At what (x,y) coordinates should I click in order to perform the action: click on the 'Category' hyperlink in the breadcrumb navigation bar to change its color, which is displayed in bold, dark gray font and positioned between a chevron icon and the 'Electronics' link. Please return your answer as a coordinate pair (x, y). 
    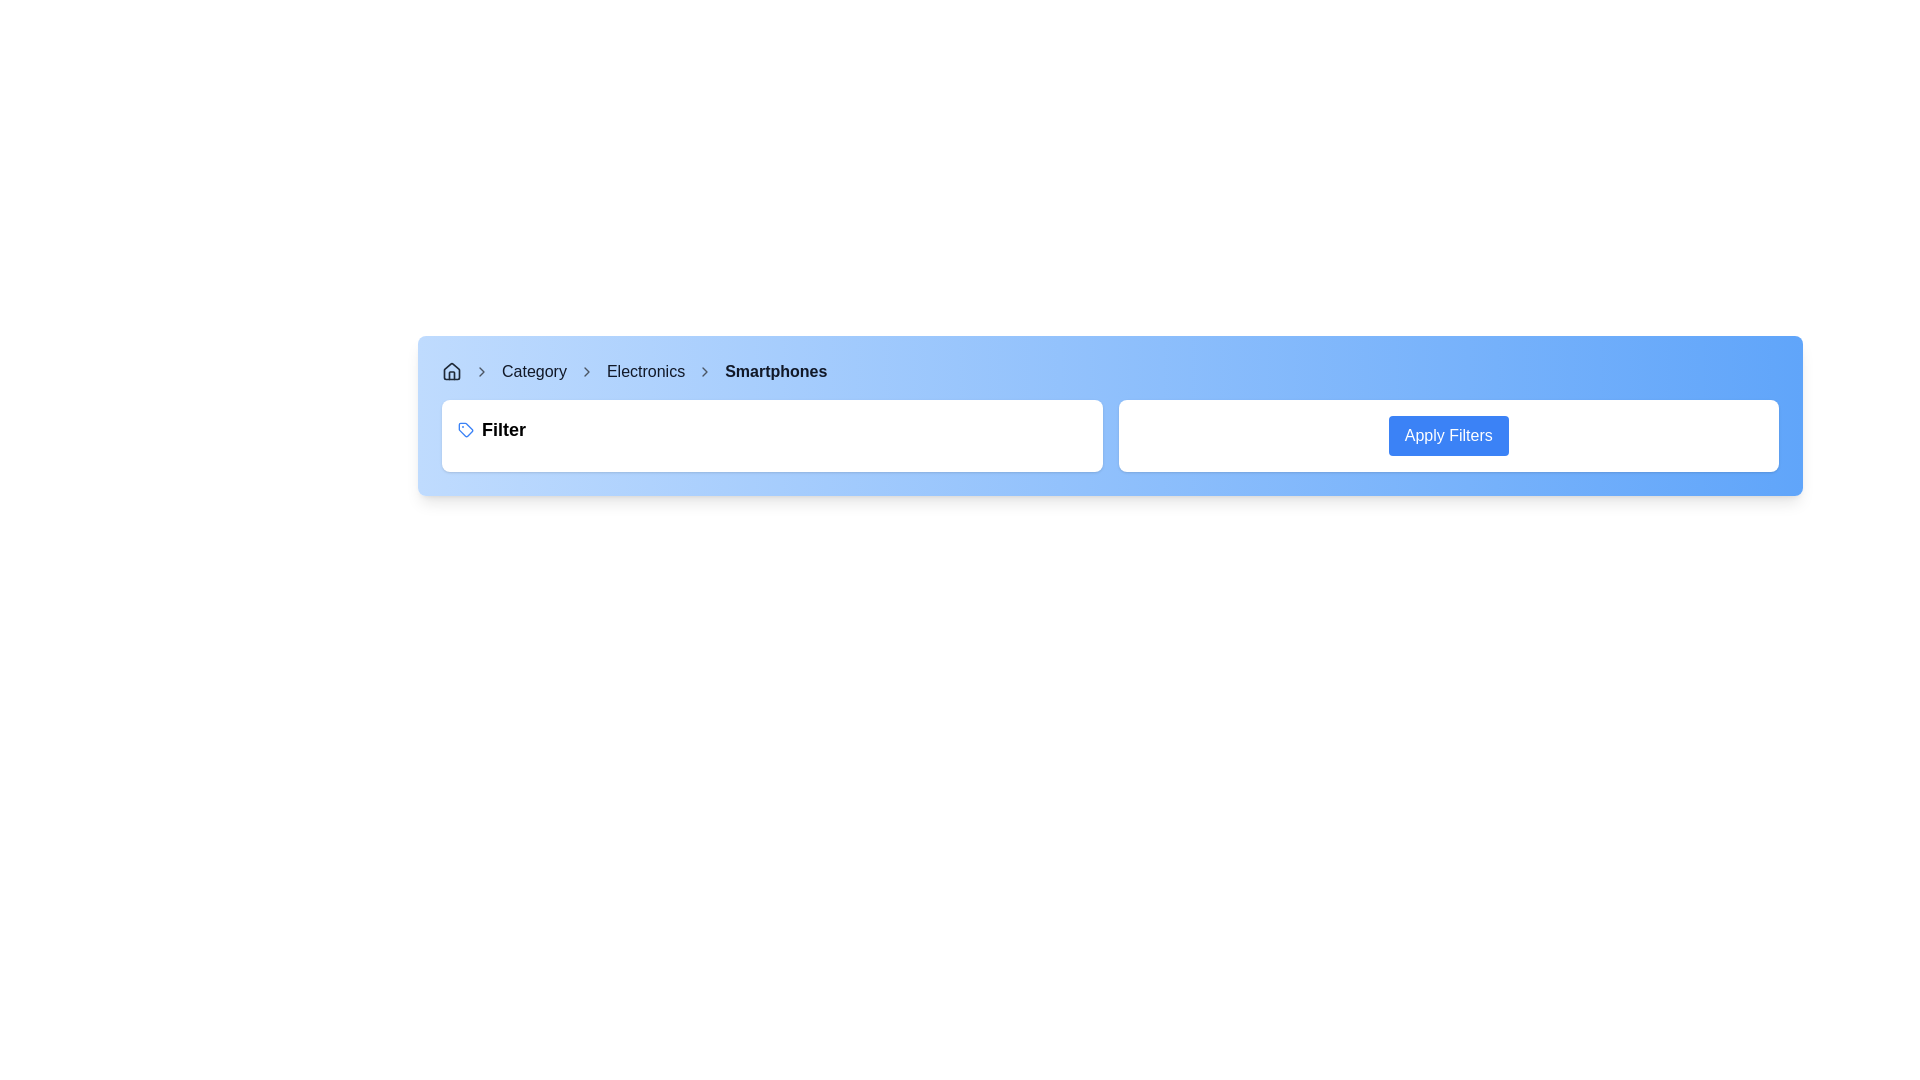
    Looking at the image, I should click on (534, 371).